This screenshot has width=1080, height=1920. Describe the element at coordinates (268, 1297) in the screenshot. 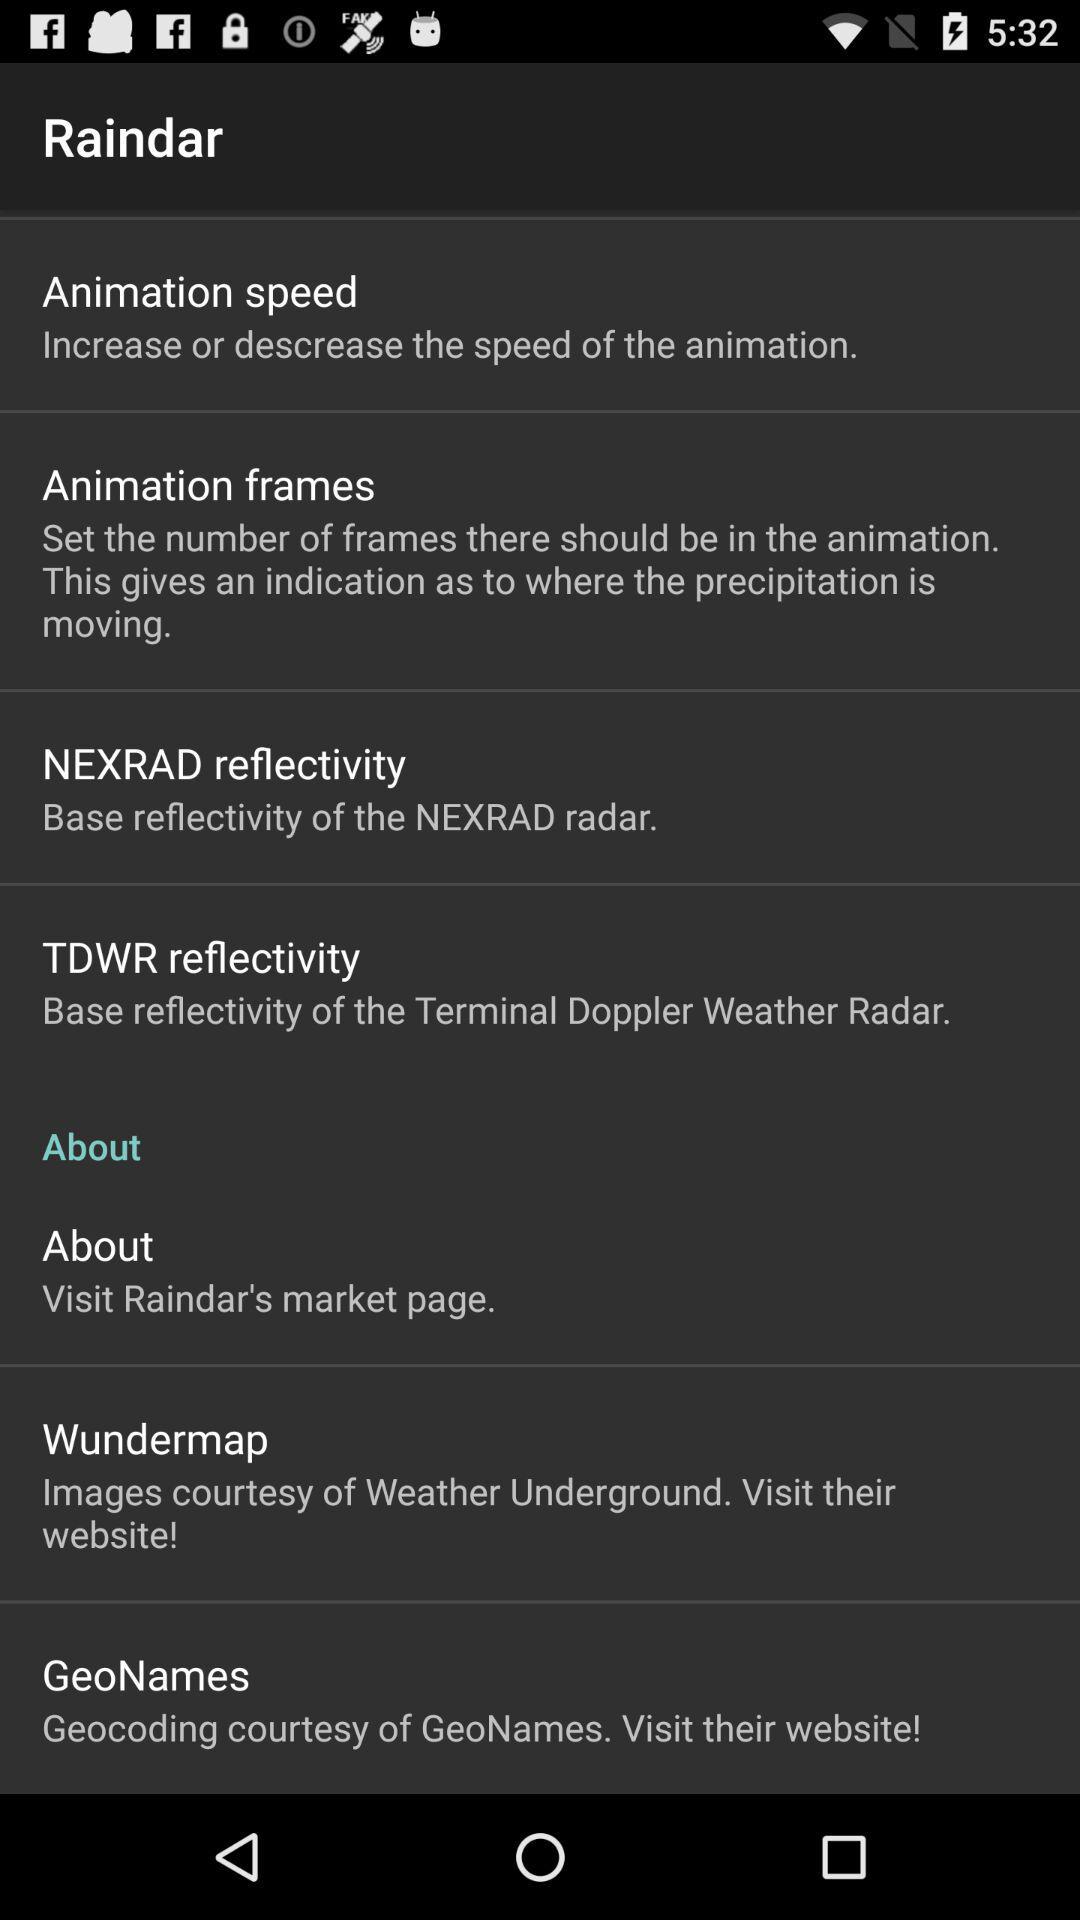

I see `the visit raindar s` at that location.